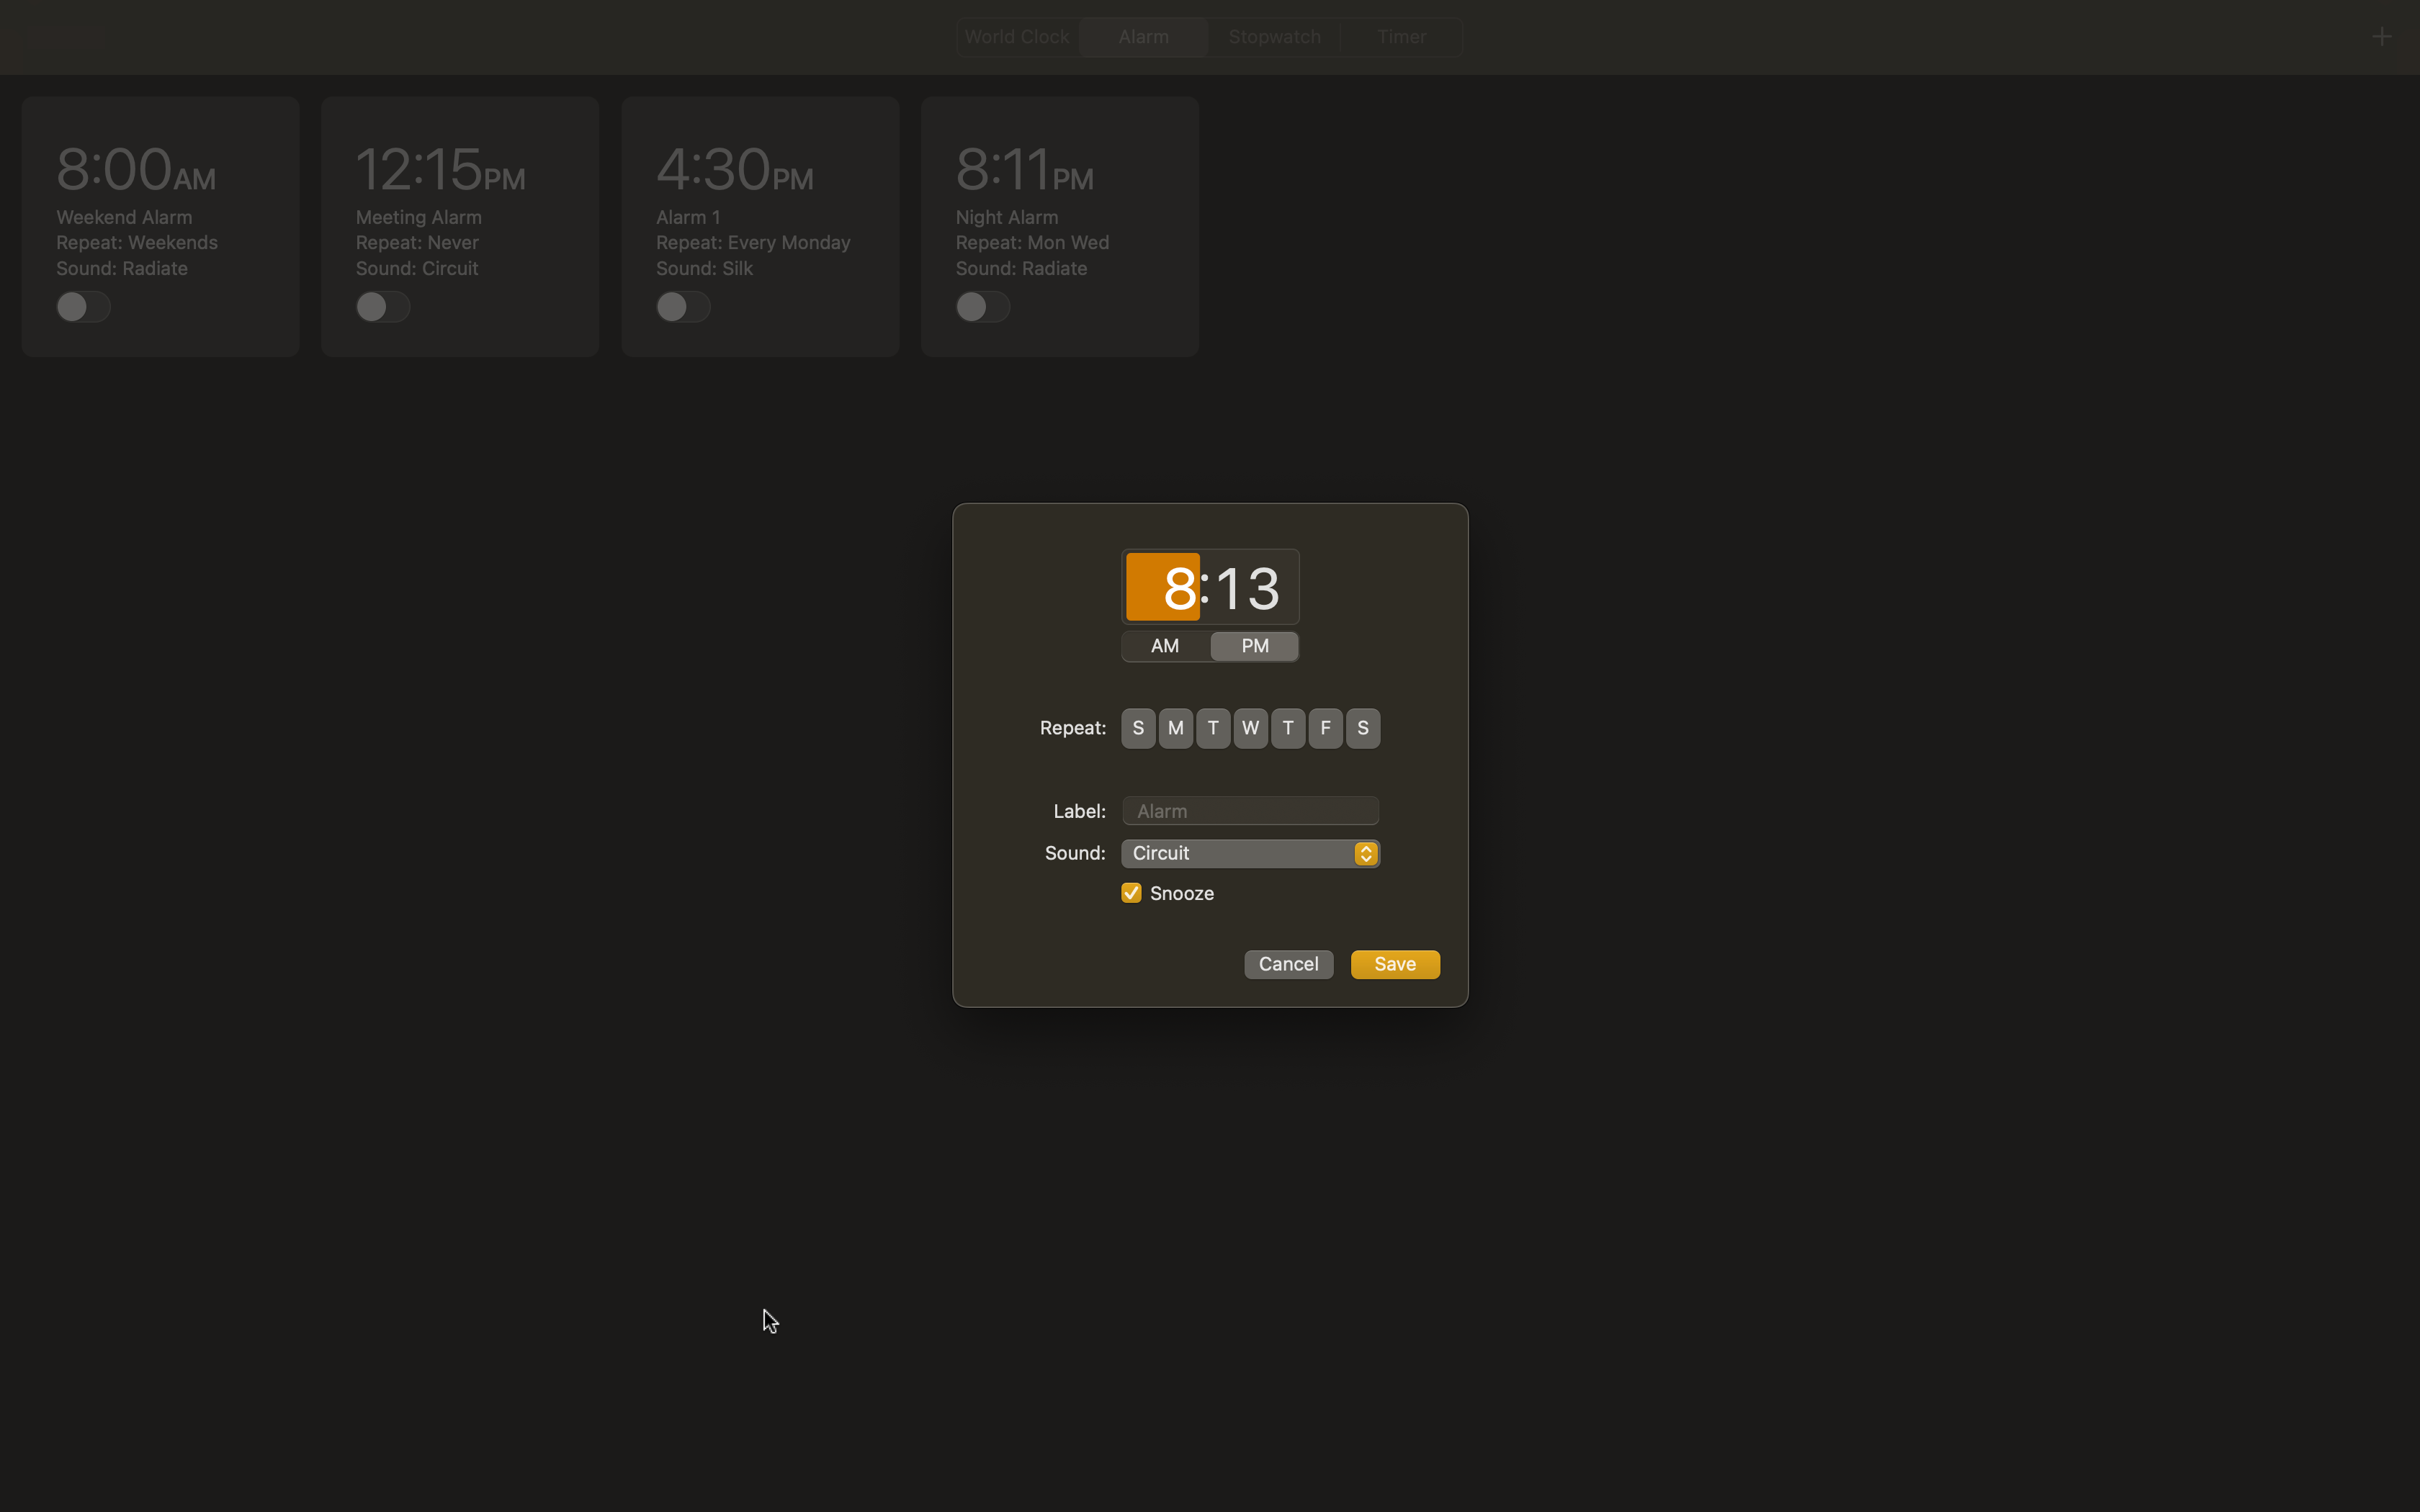 The height and width of the screenshot is (1512, 2420). Describe the element at coordinates (1129, 893) in the screenshot. I see `Disallow snooze function` at that location.